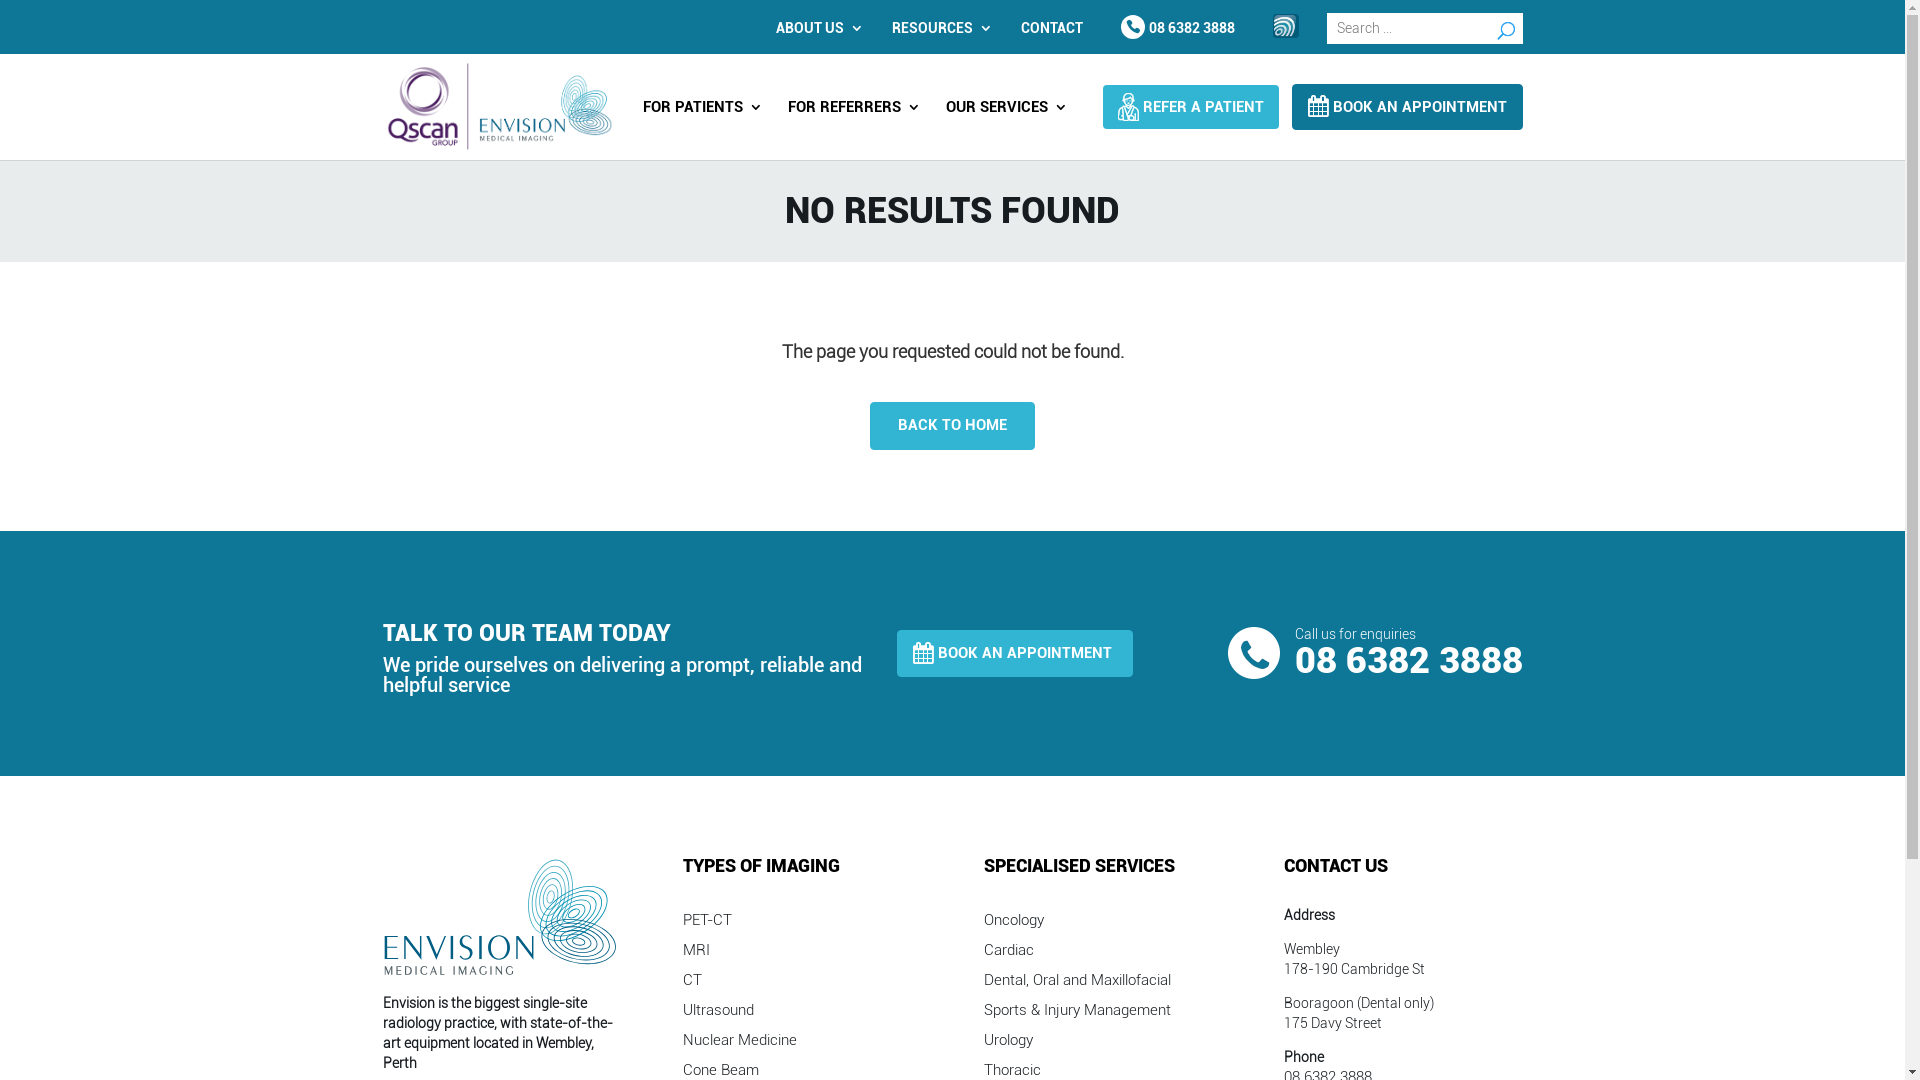 The image size is (1920, 1080). Describe the element at coordinates (1050, 27) in the screenshot. I see `'CONTACT'` at that location.